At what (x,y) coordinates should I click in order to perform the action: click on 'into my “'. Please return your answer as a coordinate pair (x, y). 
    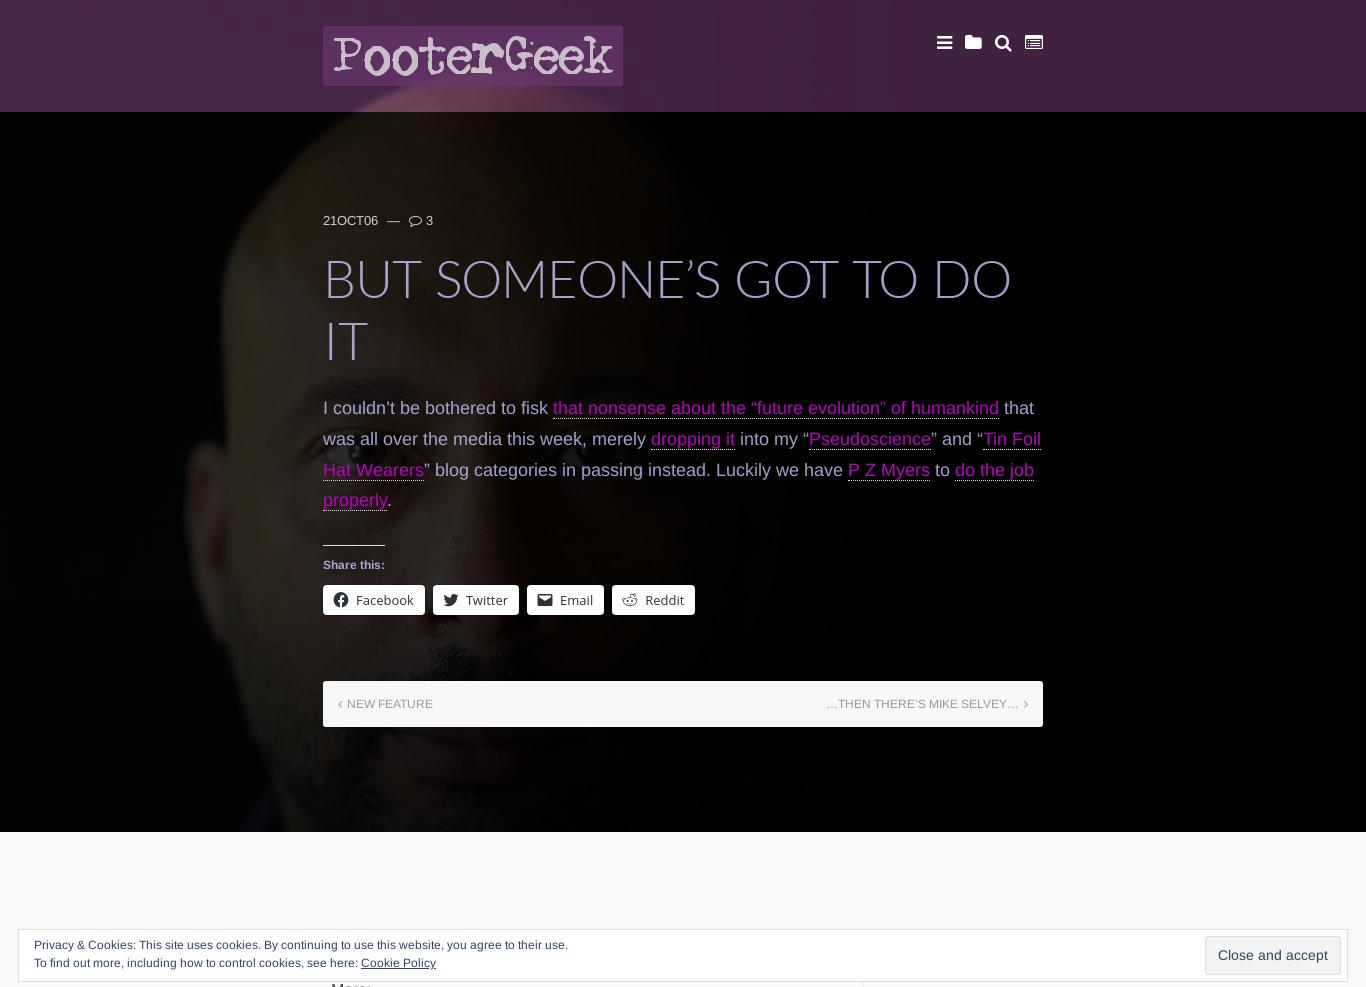
    Looking at the image, I should click on (735, 437).